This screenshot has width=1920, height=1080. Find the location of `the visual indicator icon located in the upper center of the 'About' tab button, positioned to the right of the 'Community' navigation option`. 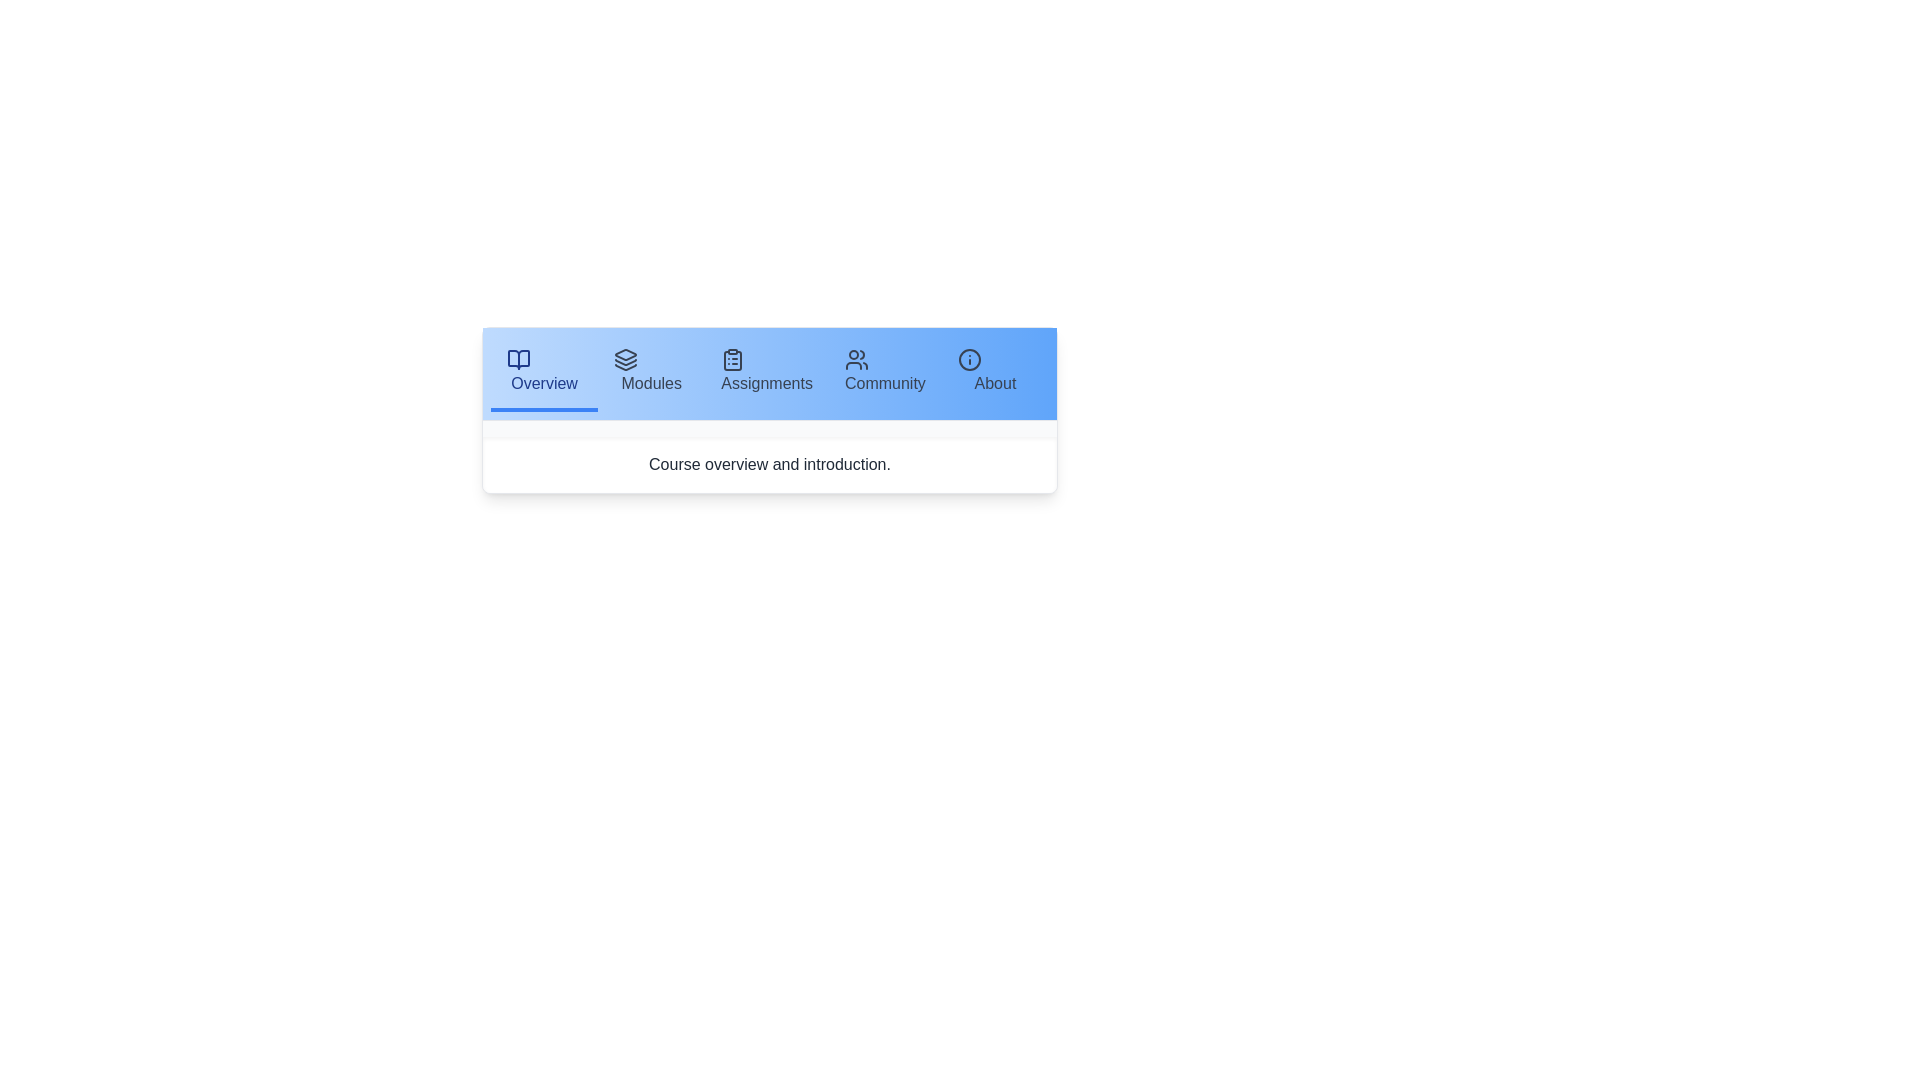

the visual indicator icon located in the upper center of the 'About' tab button, positioned to the right of the 'Community' navigation option is located at coordinates (969, 358).